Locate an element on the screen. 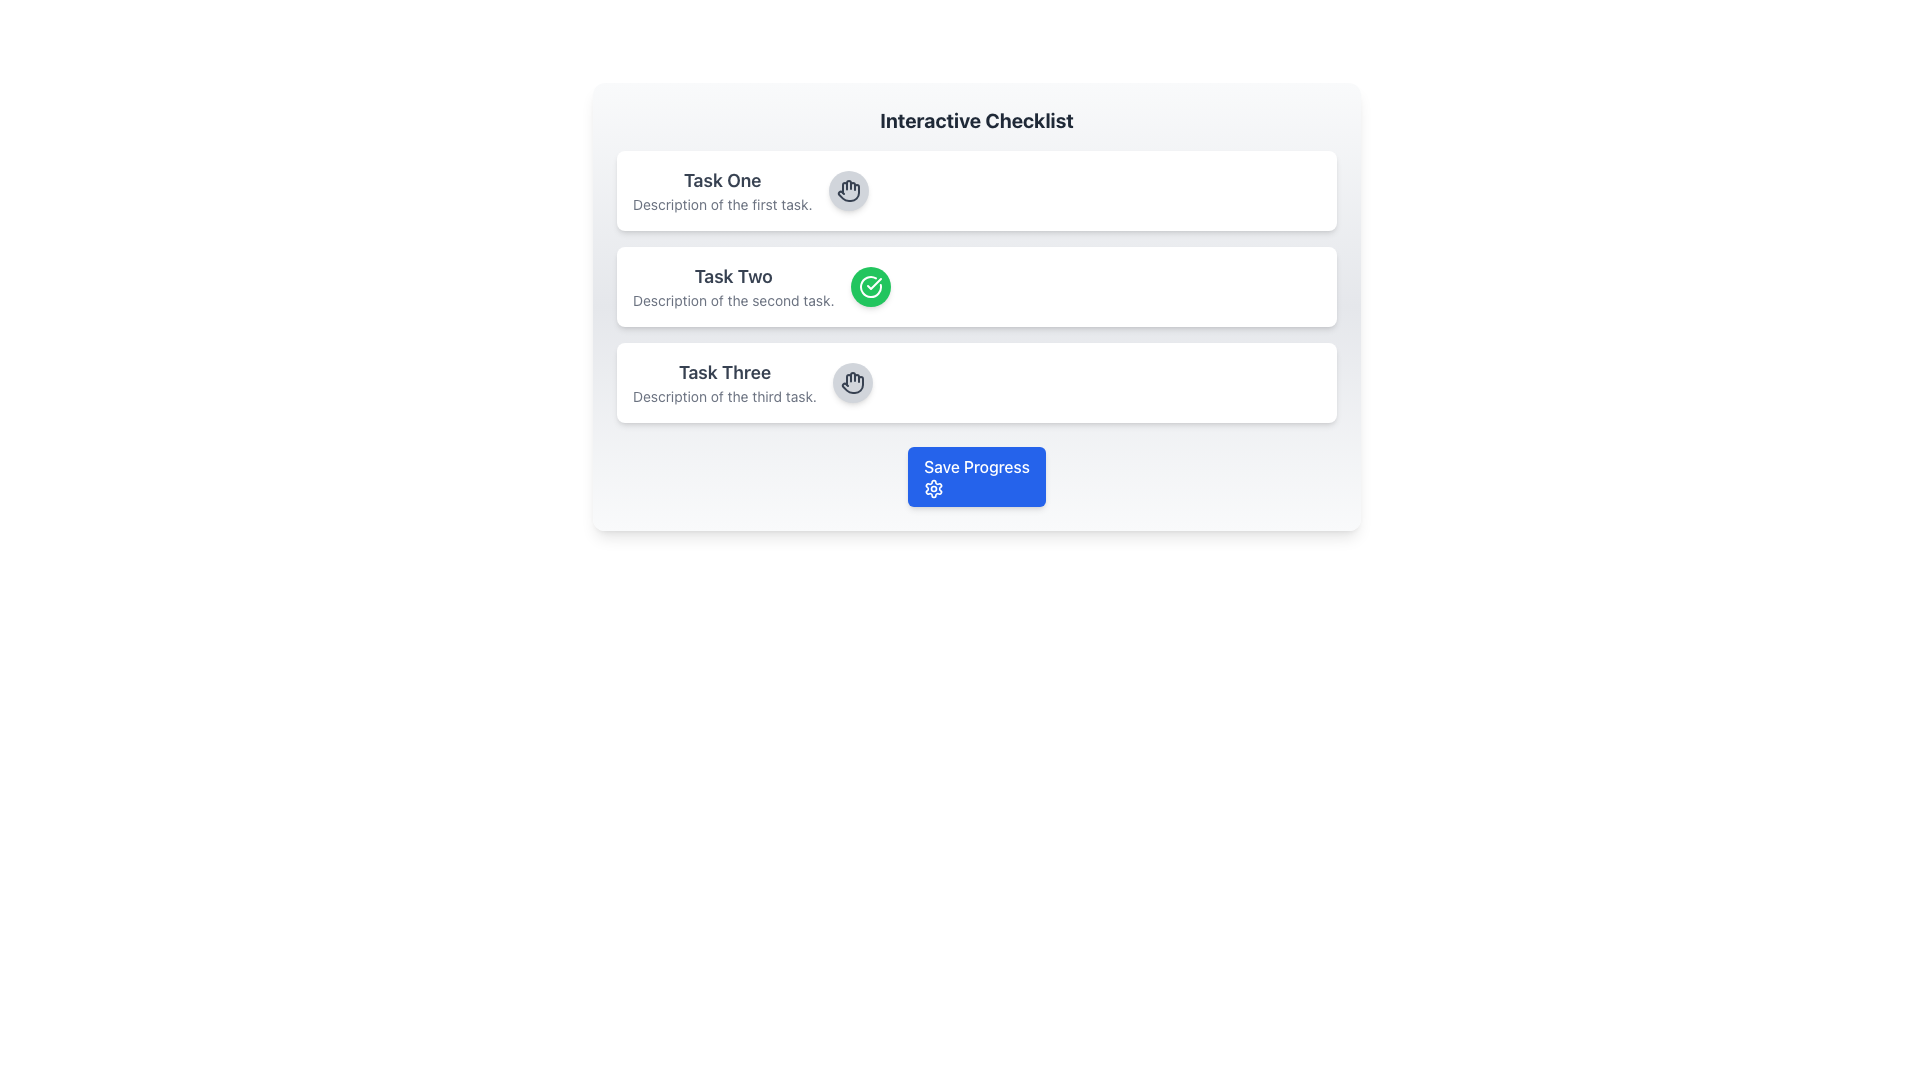 The height and width of the screenshot is (1080, 1920). the green circular icon with a checkmark in the center, which is the second icon in the vertical task list associated with 'Task Two' is located at coordinates (870, 286).